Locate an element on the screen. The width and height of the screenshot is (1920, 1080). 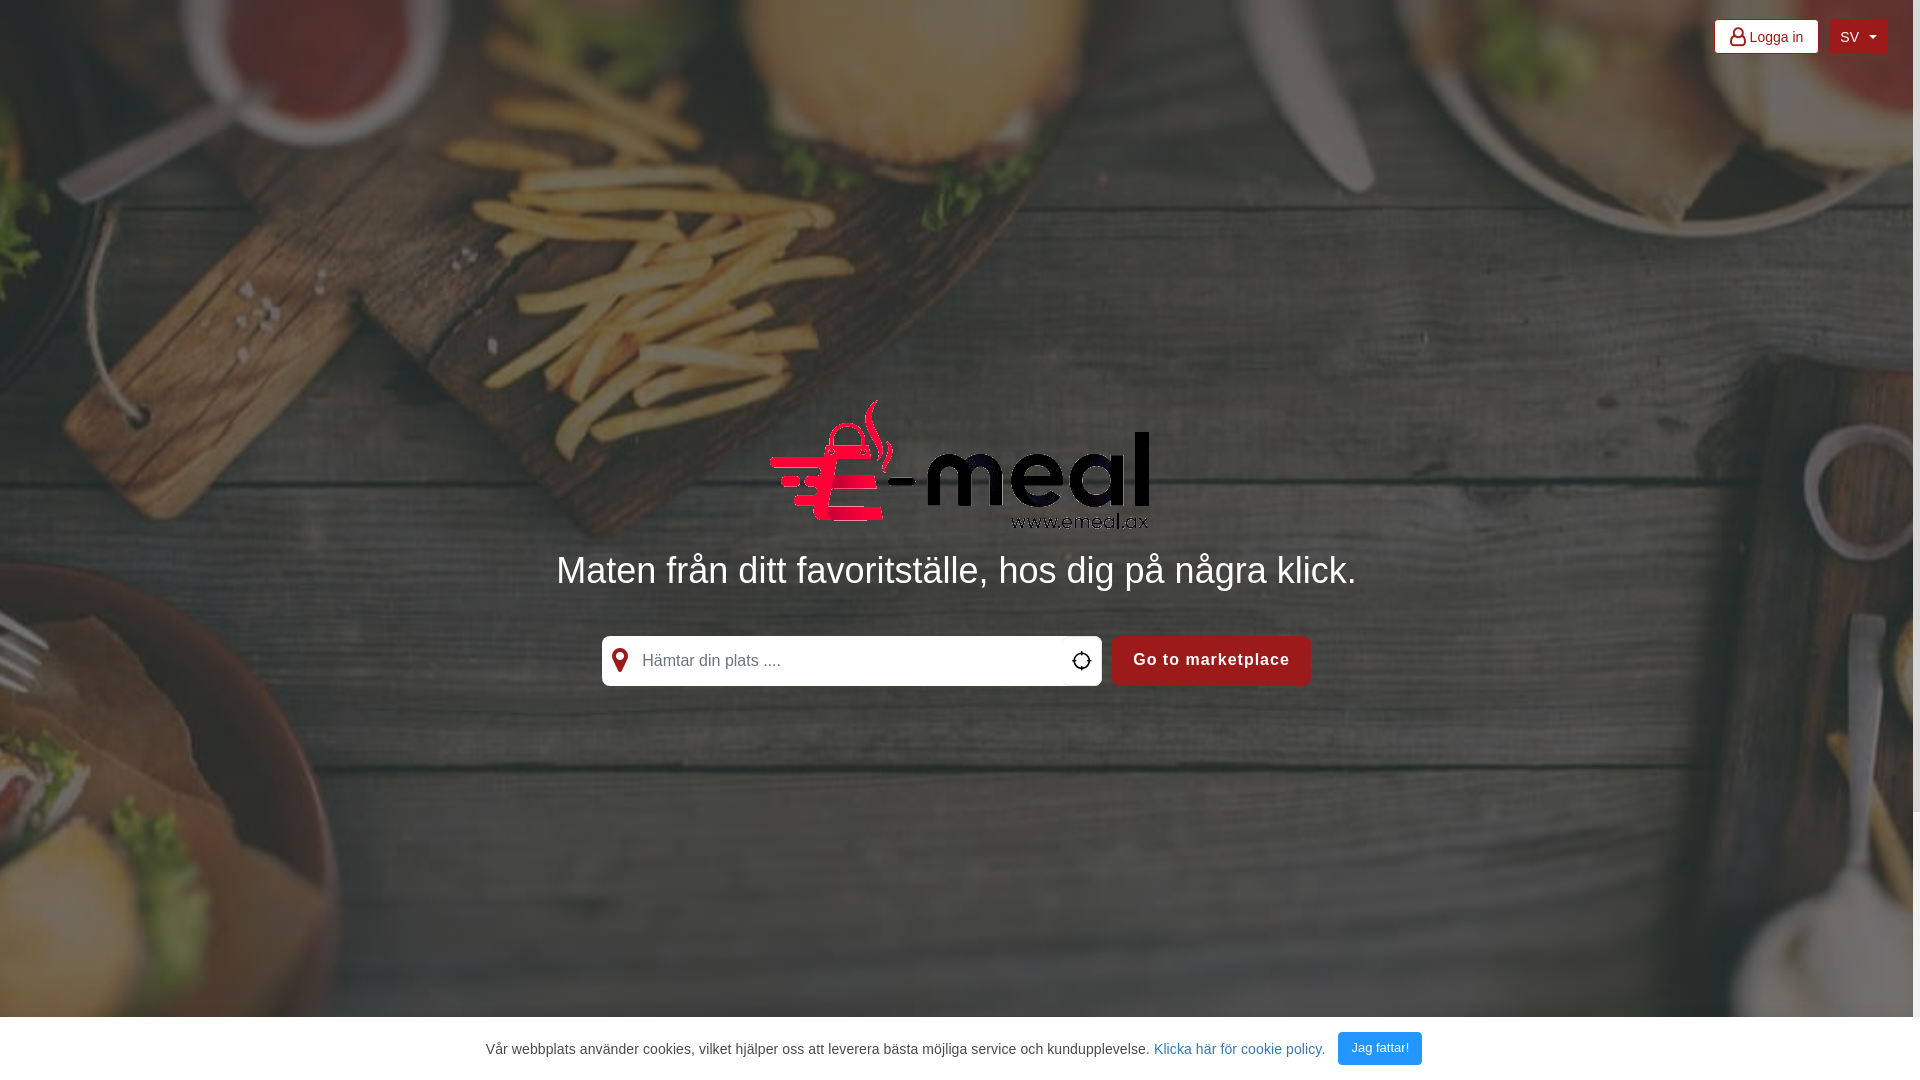
'Go to marketplace' is located at coordinates (1210, 660).